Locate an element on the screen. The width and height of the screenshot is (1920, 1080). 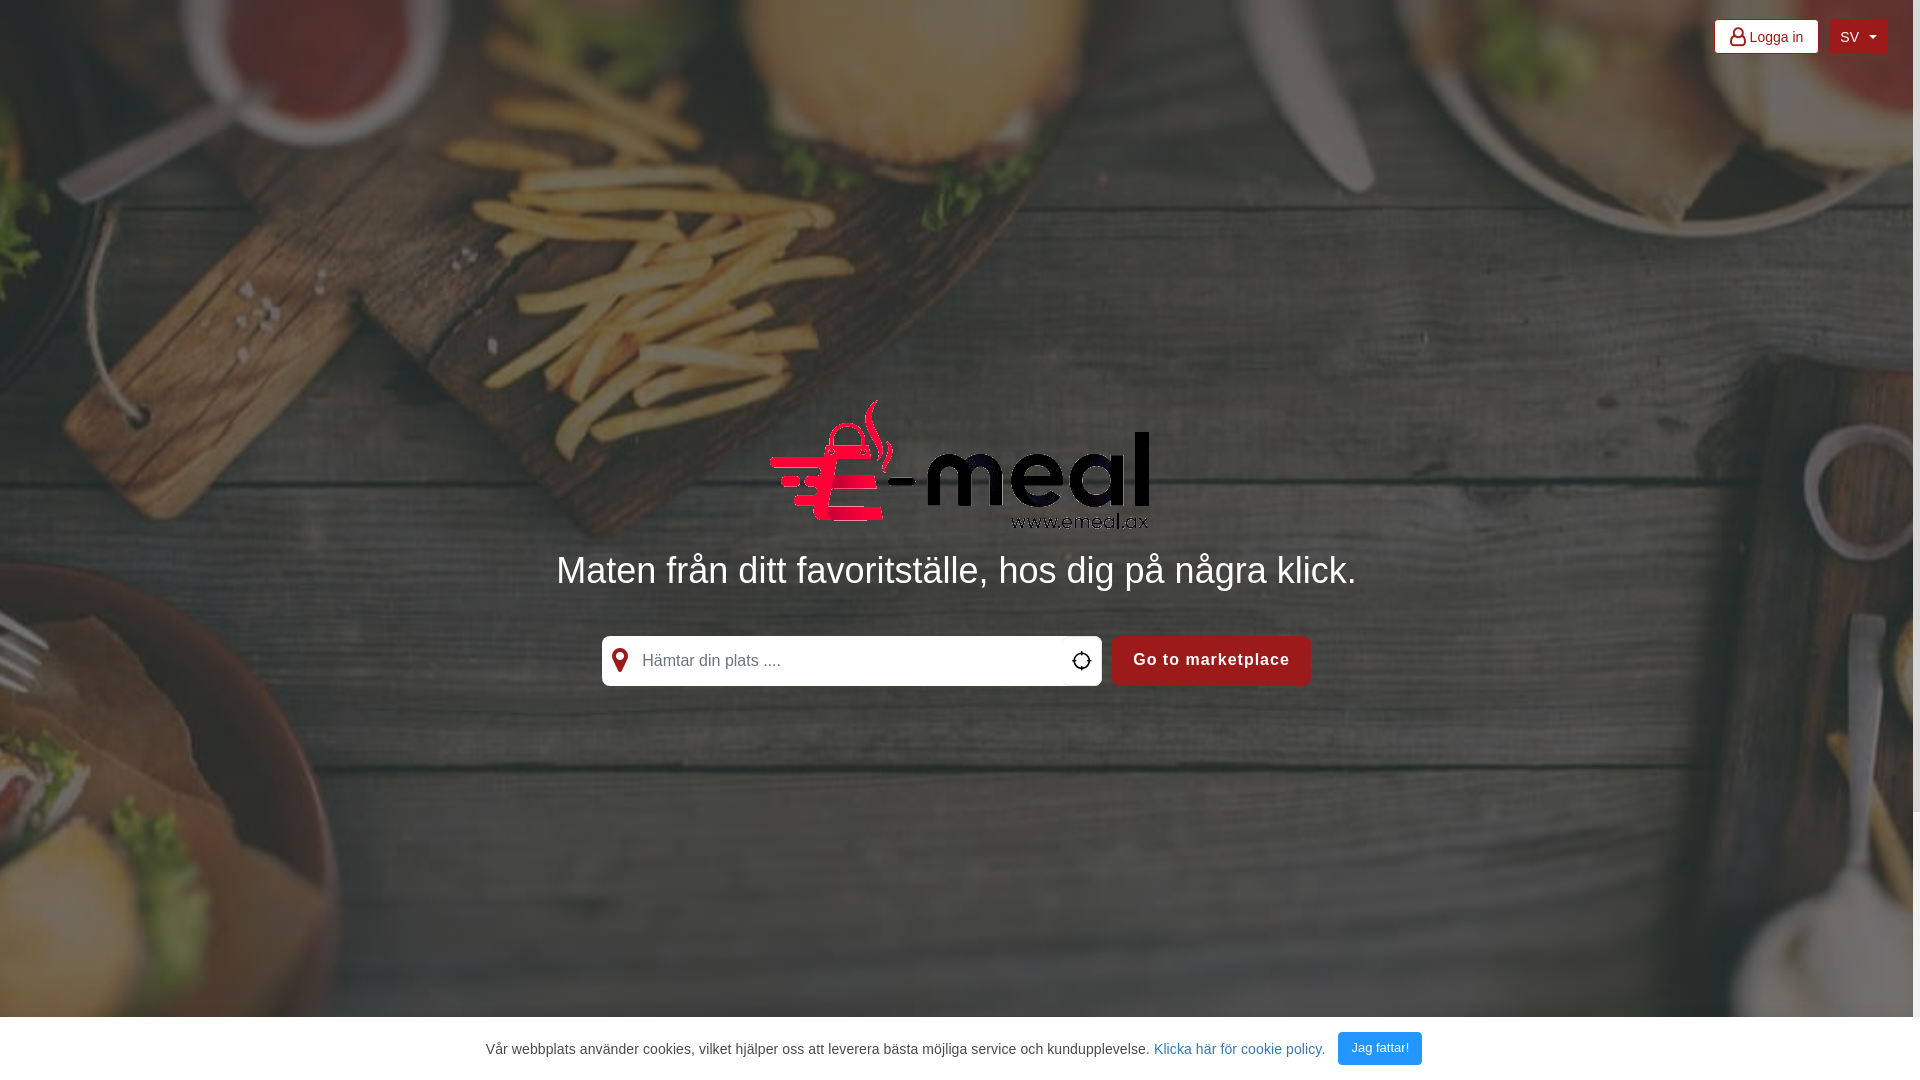
'Go to marketplace' is located at coordinates (1210, 660).